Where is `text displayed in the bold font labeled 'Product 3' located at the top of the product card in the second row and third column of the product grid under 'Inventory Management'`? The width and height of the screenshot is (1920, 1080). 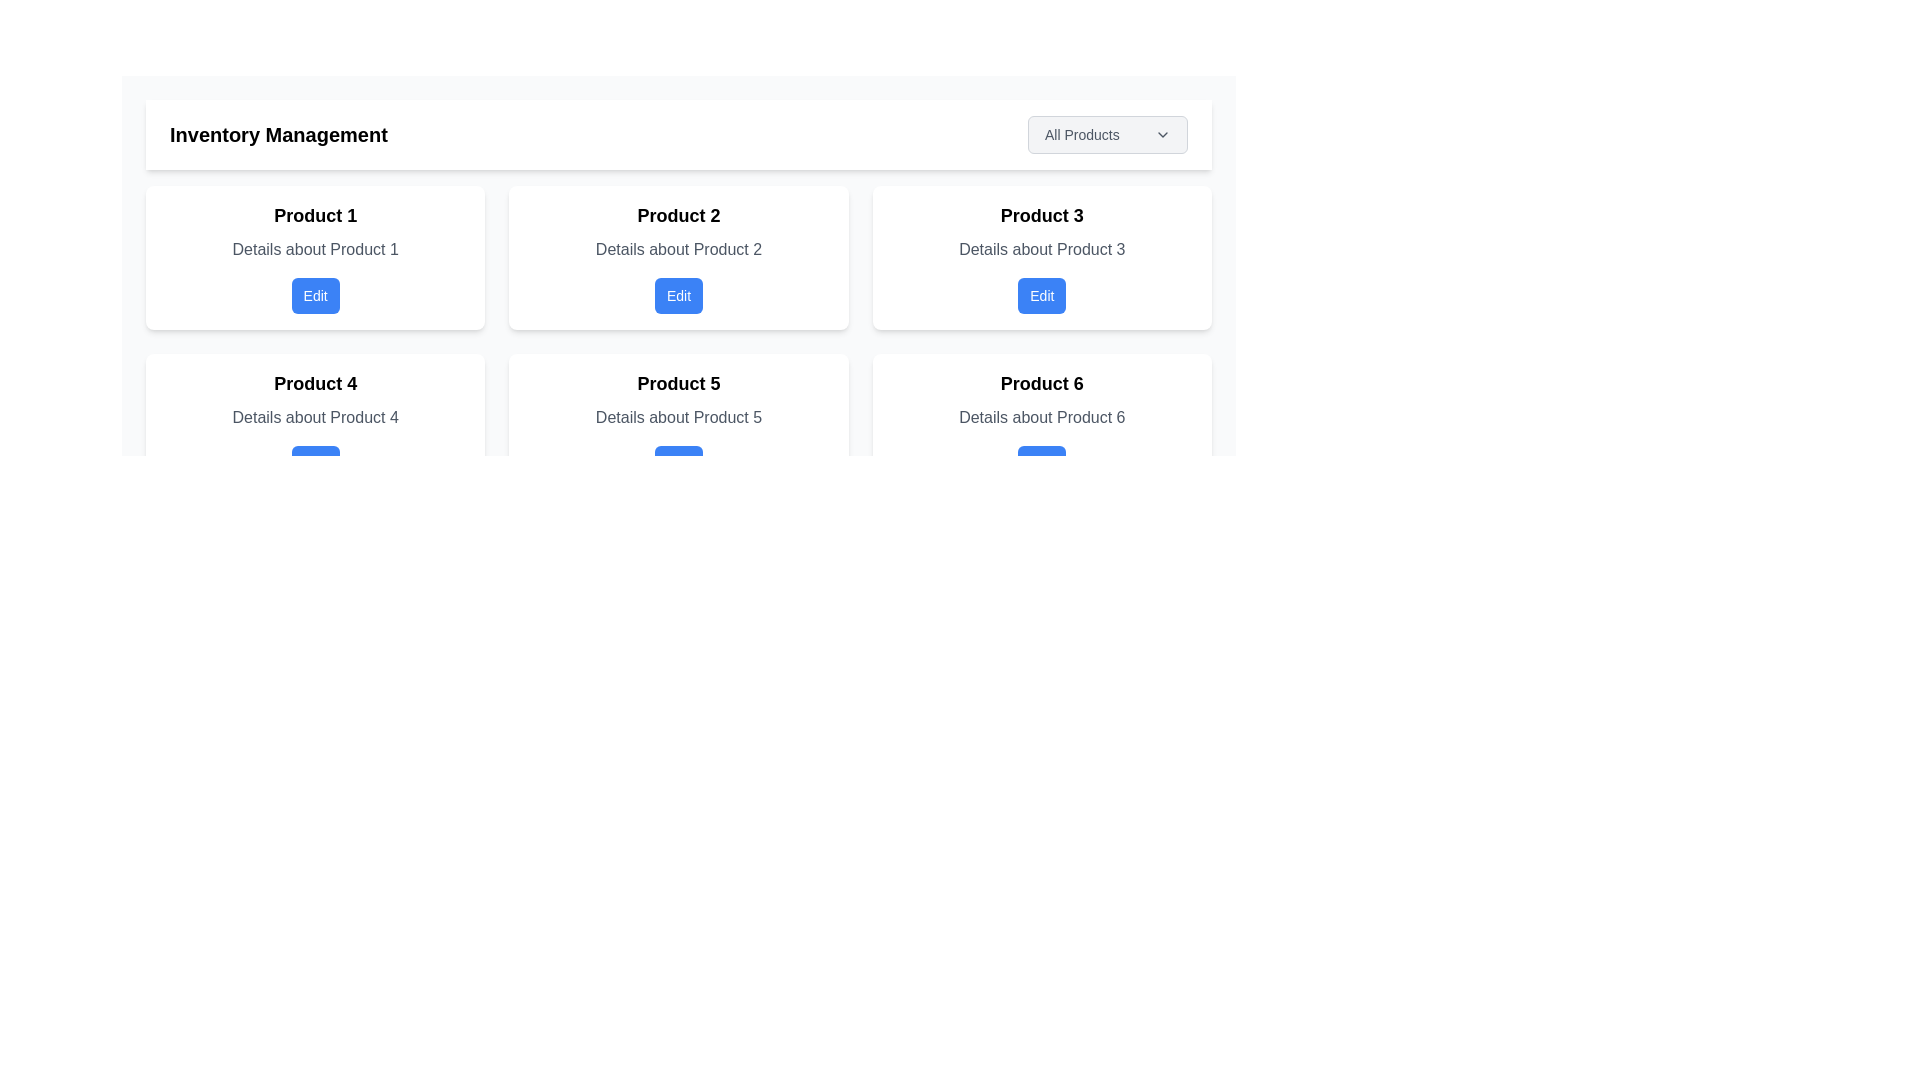
text displayed in the bold font labeled 'Product 3' located at the top of the product card in the second row and third column of the product grid under 'Inventory Management' is located at coordinates (1041, 216).